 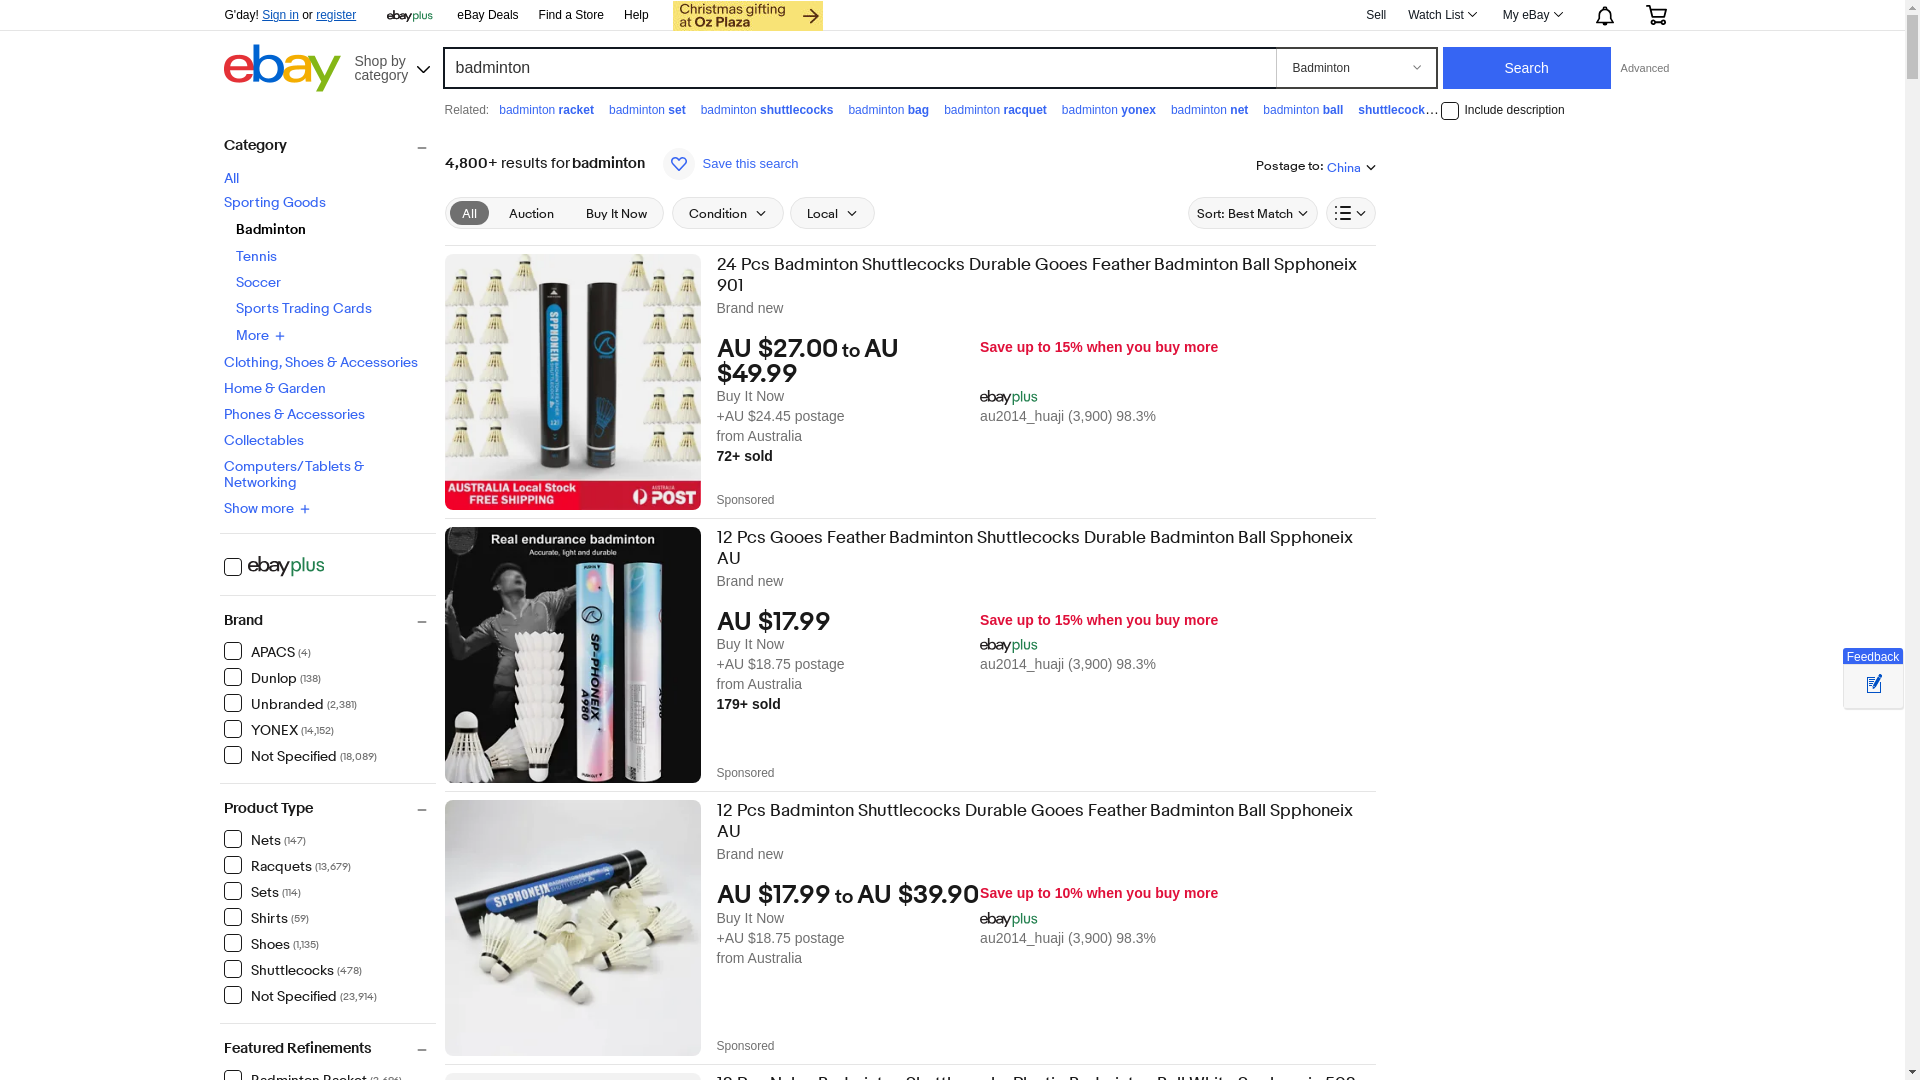 What do you see at coordinates (273, 201) in the screenshot?
I see `'Sporting Goods'` at bounding box center [273, 201].